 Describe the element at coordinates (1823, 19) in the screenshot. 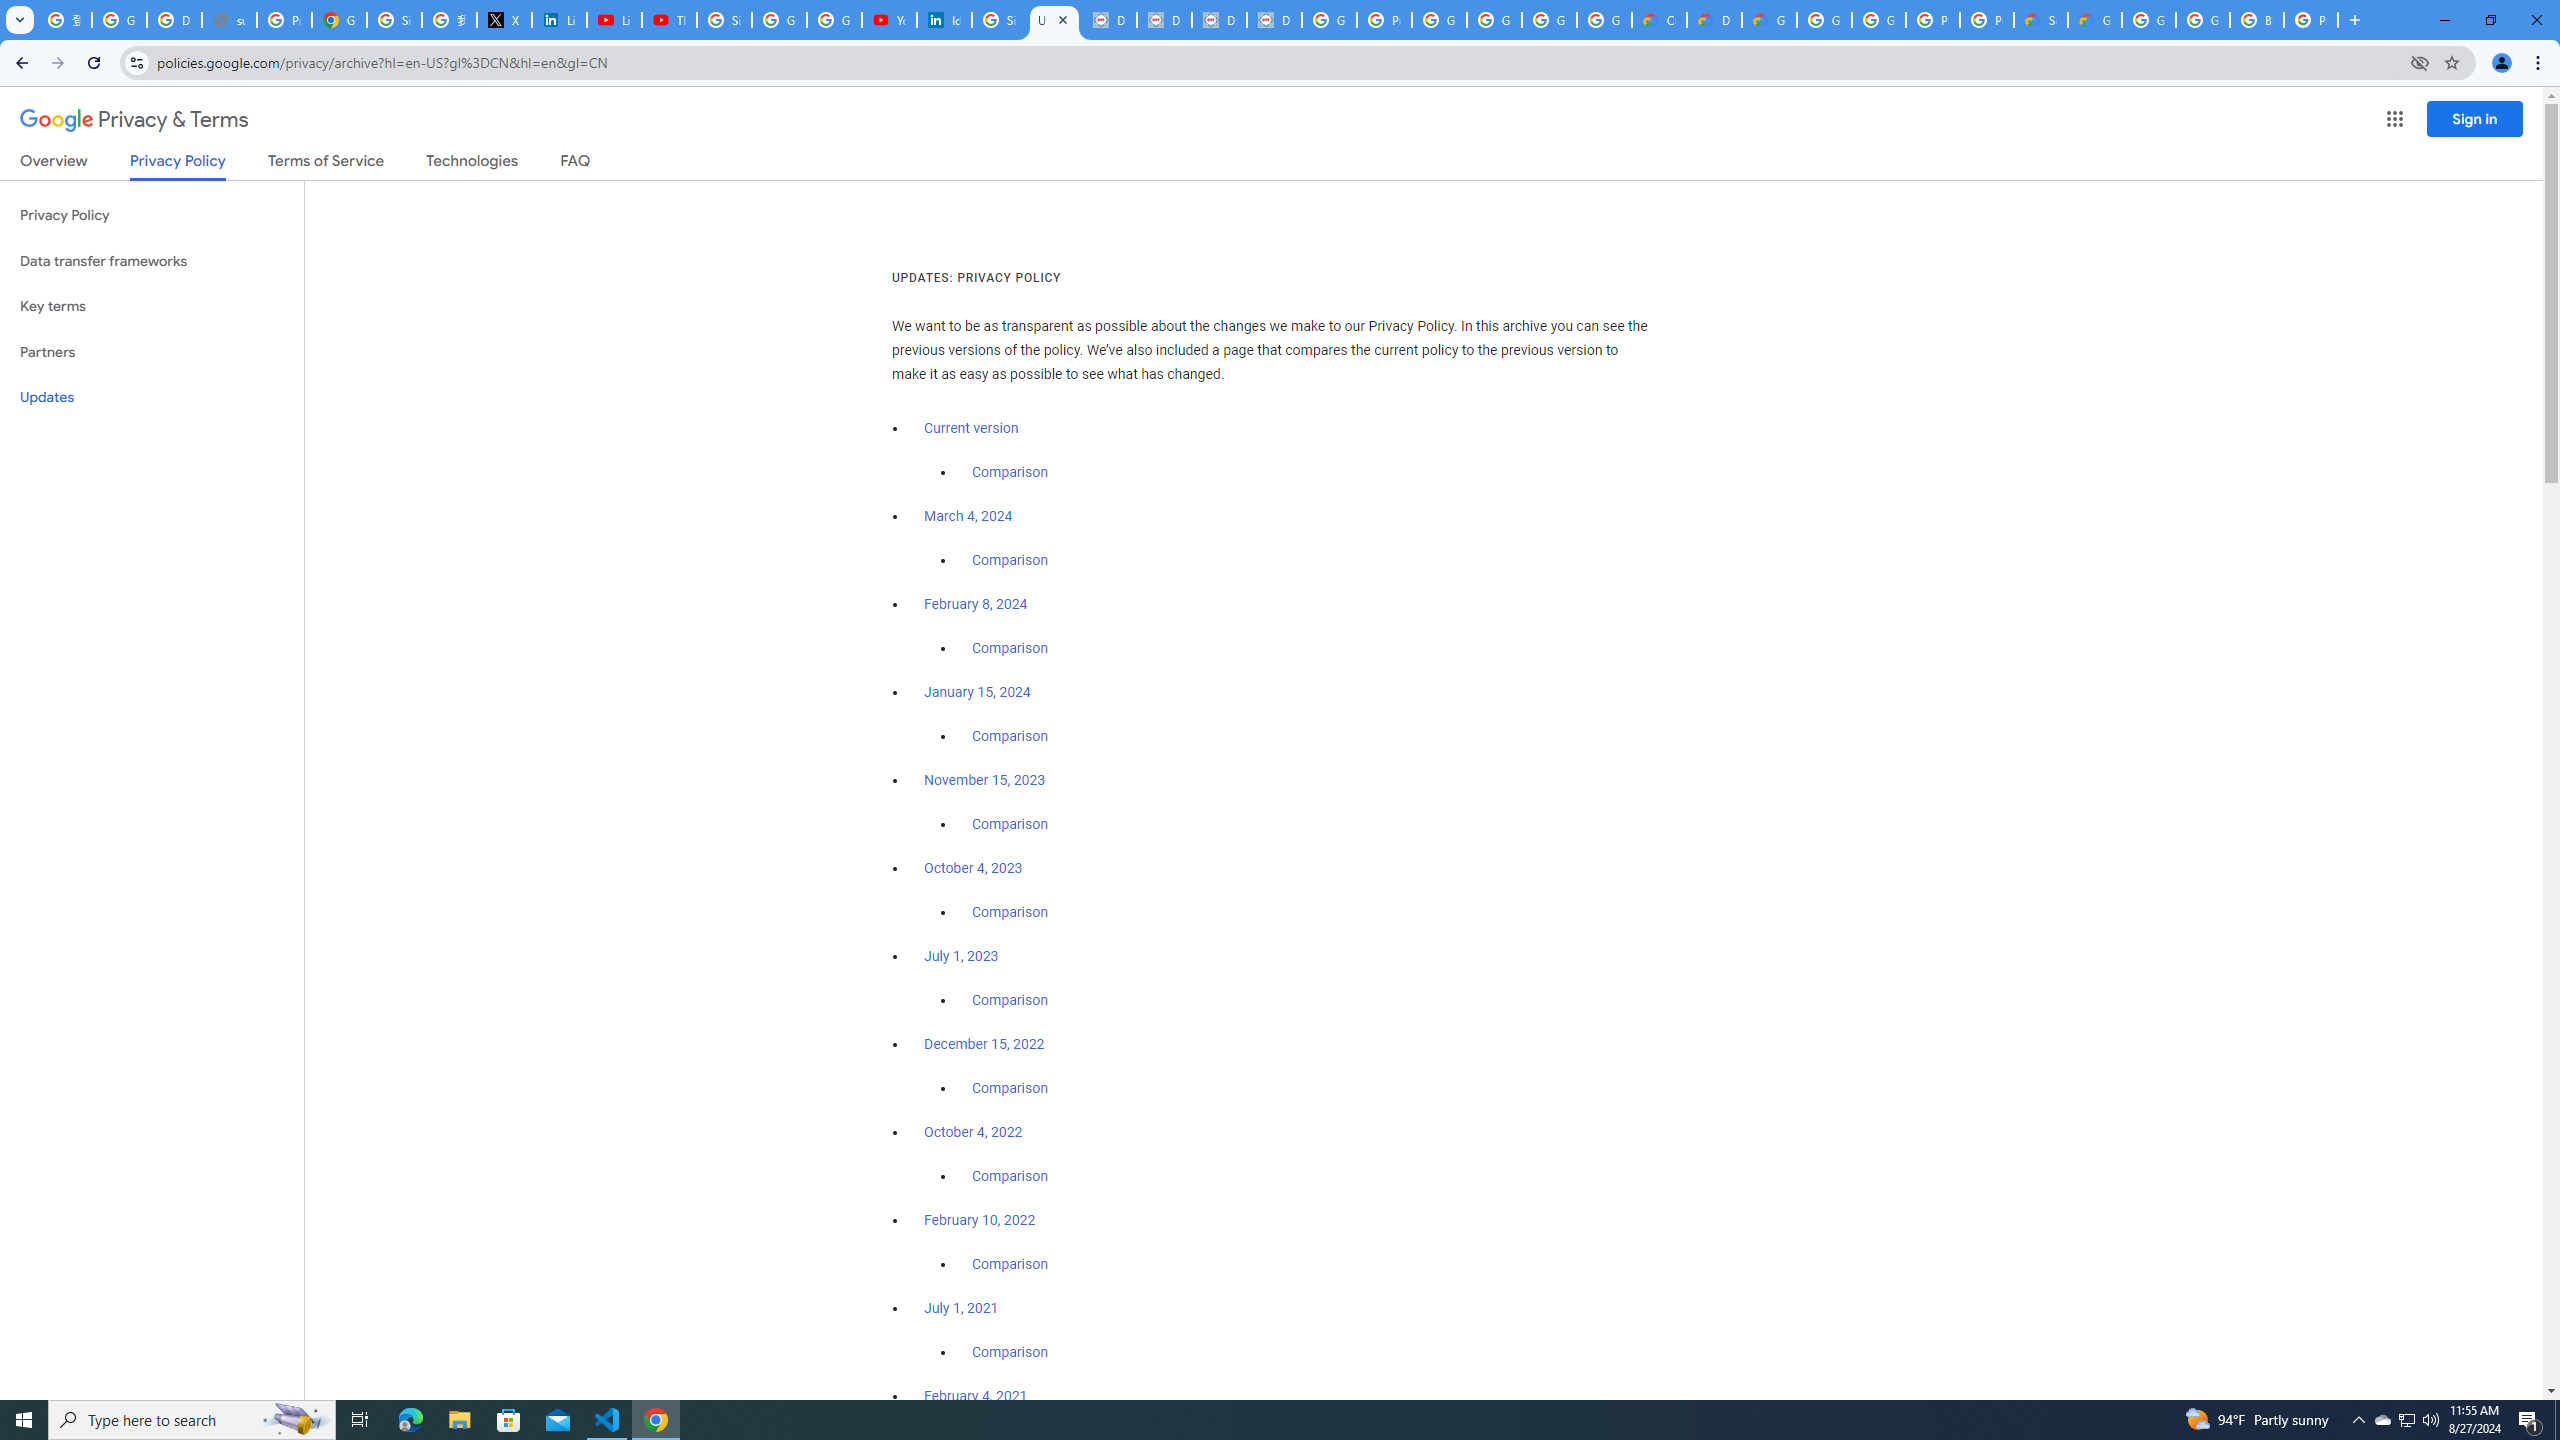

I see `'Google Cloud Platform'` at that location.